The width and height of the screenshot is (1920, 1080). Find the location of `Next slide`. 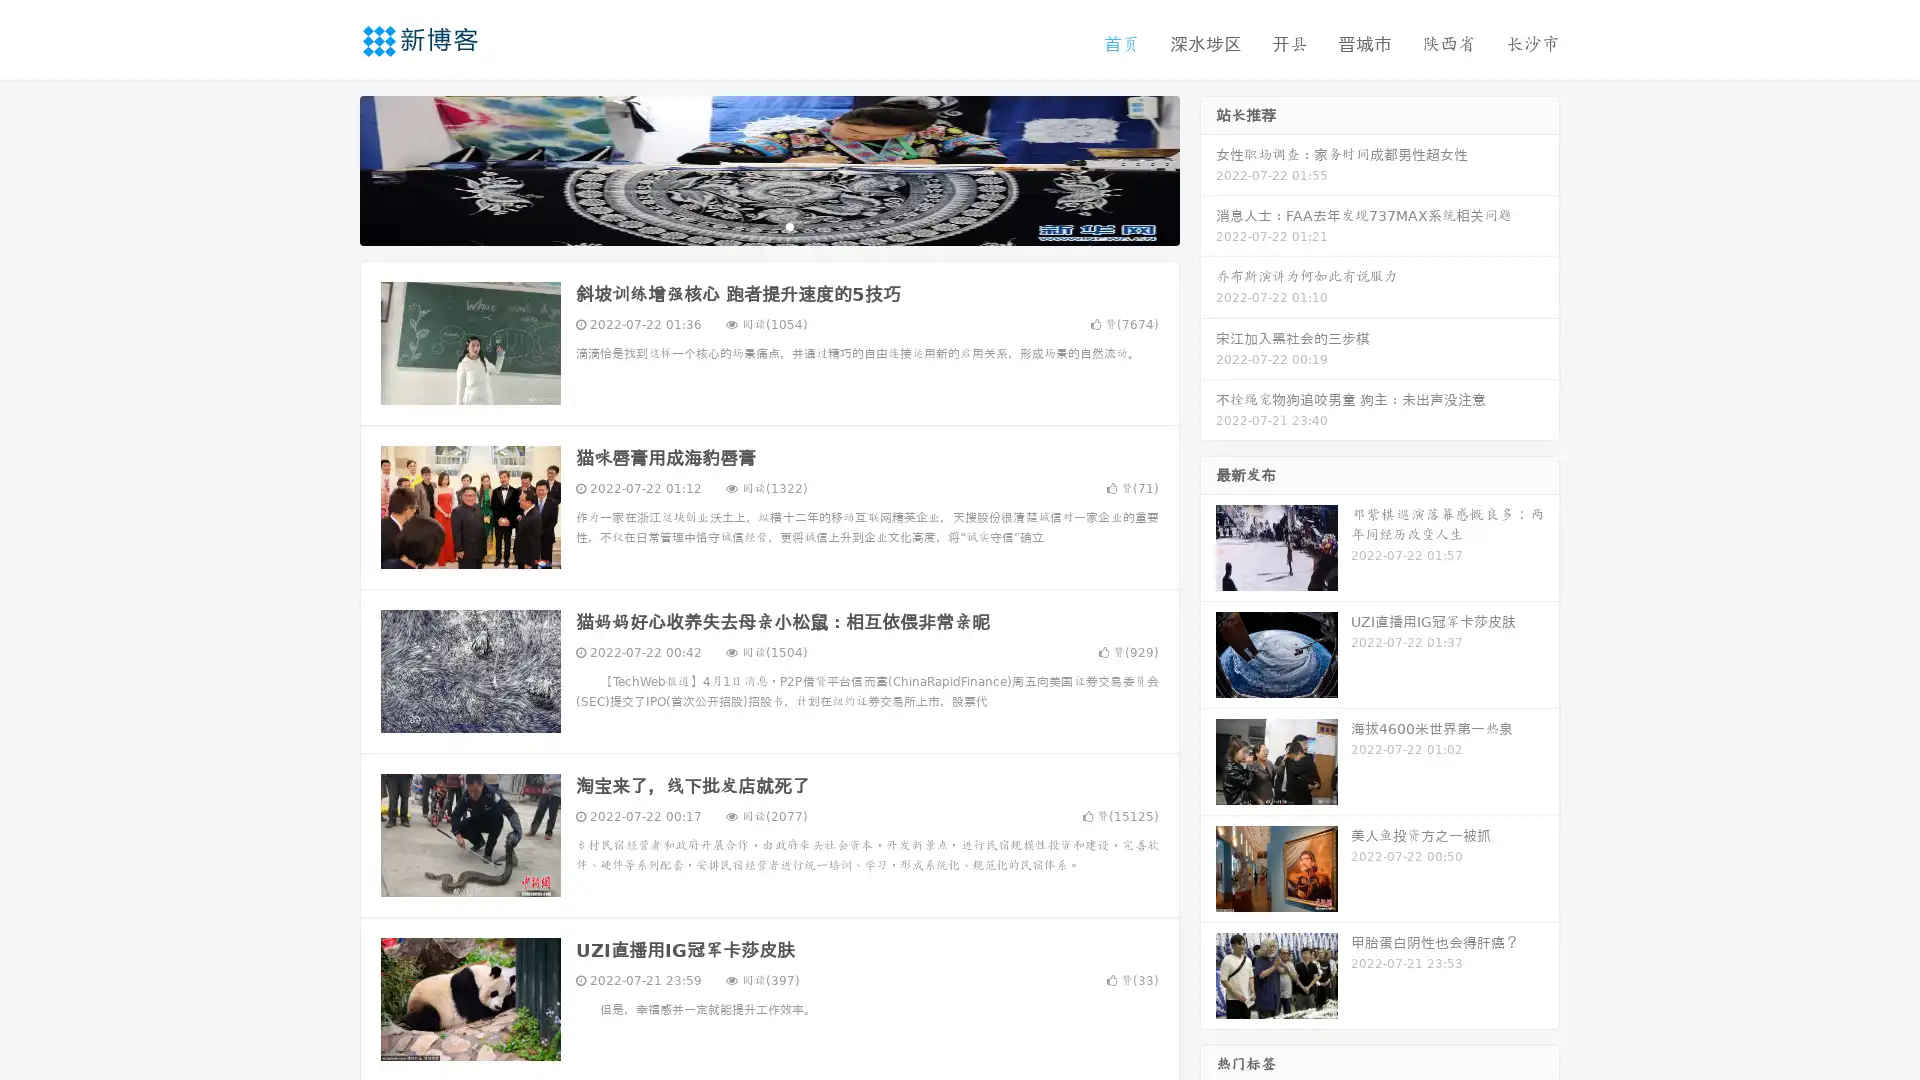

Next slide is located at coordinates (1208, 168).